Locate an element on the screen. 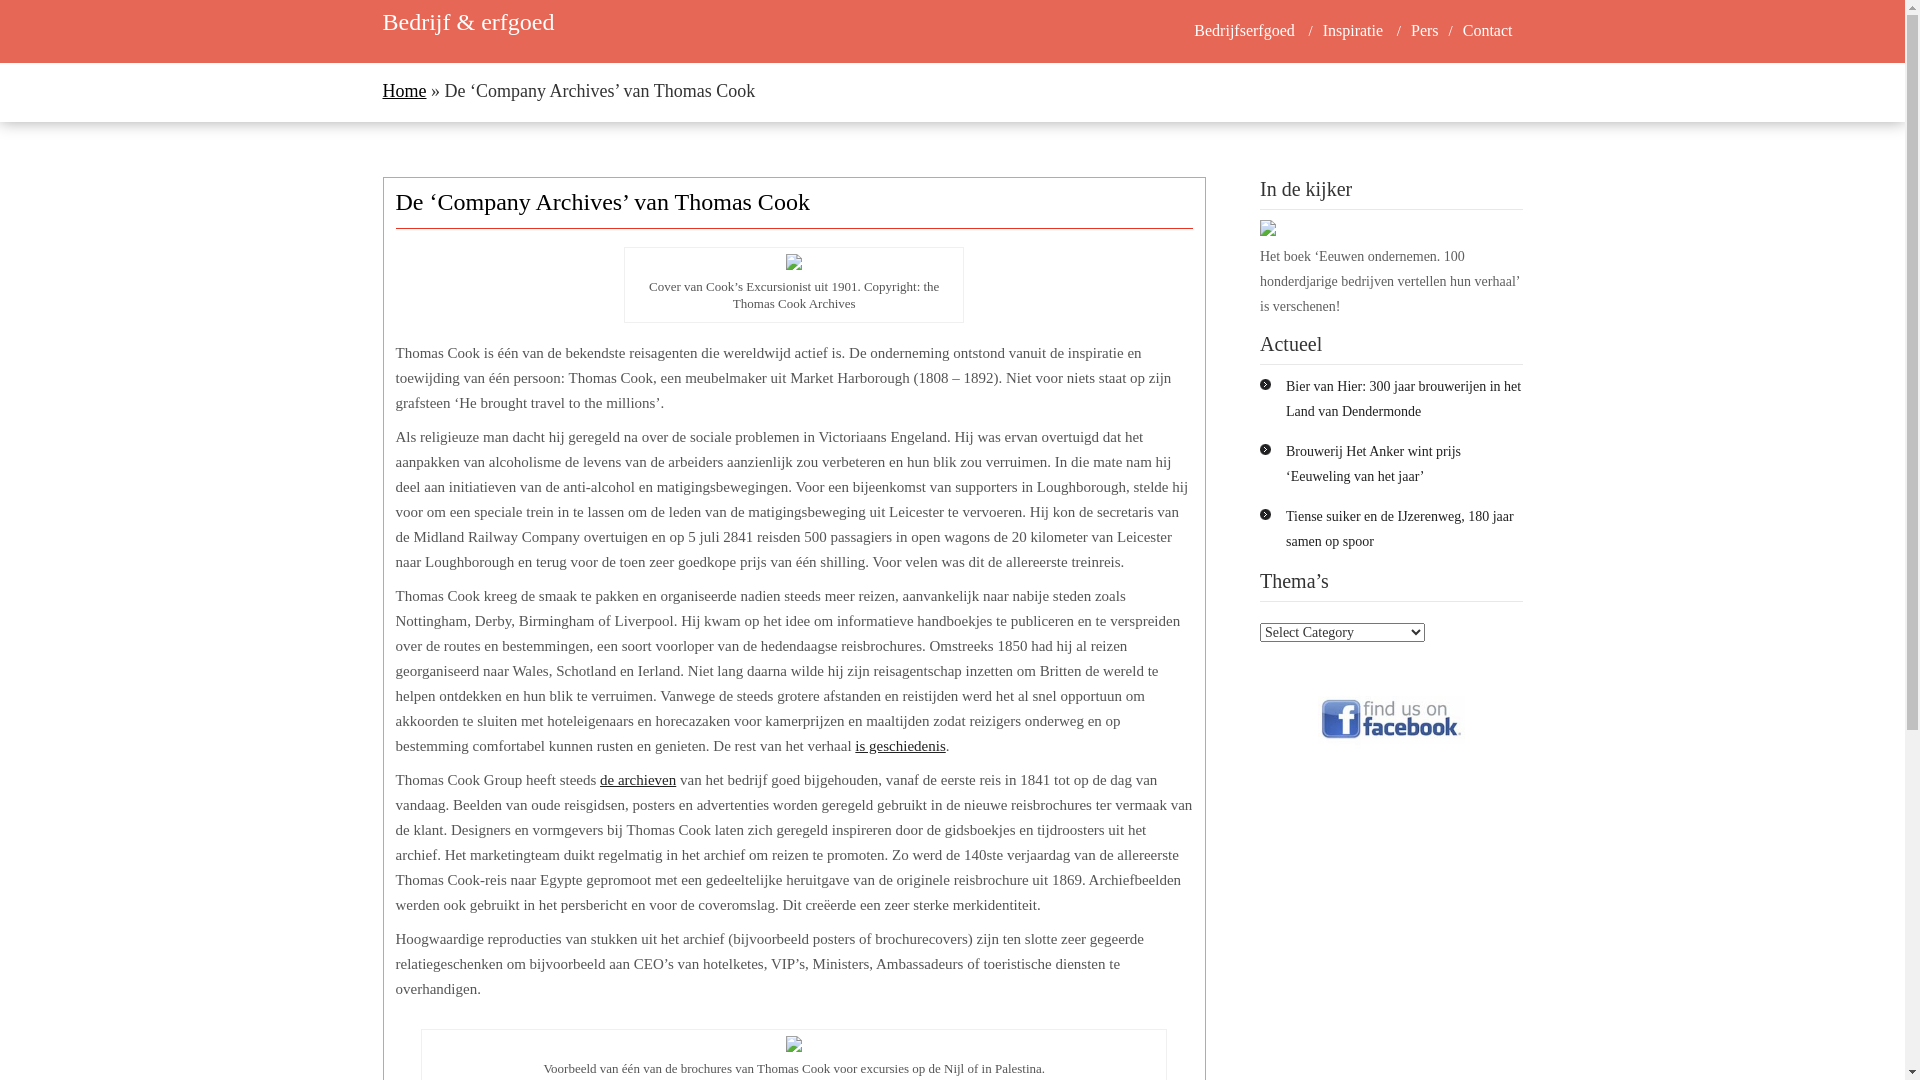  'Tiense suiker en de IJzerenweg, 180 jaar samen op spoor' is located at coordinates (1286, 527).